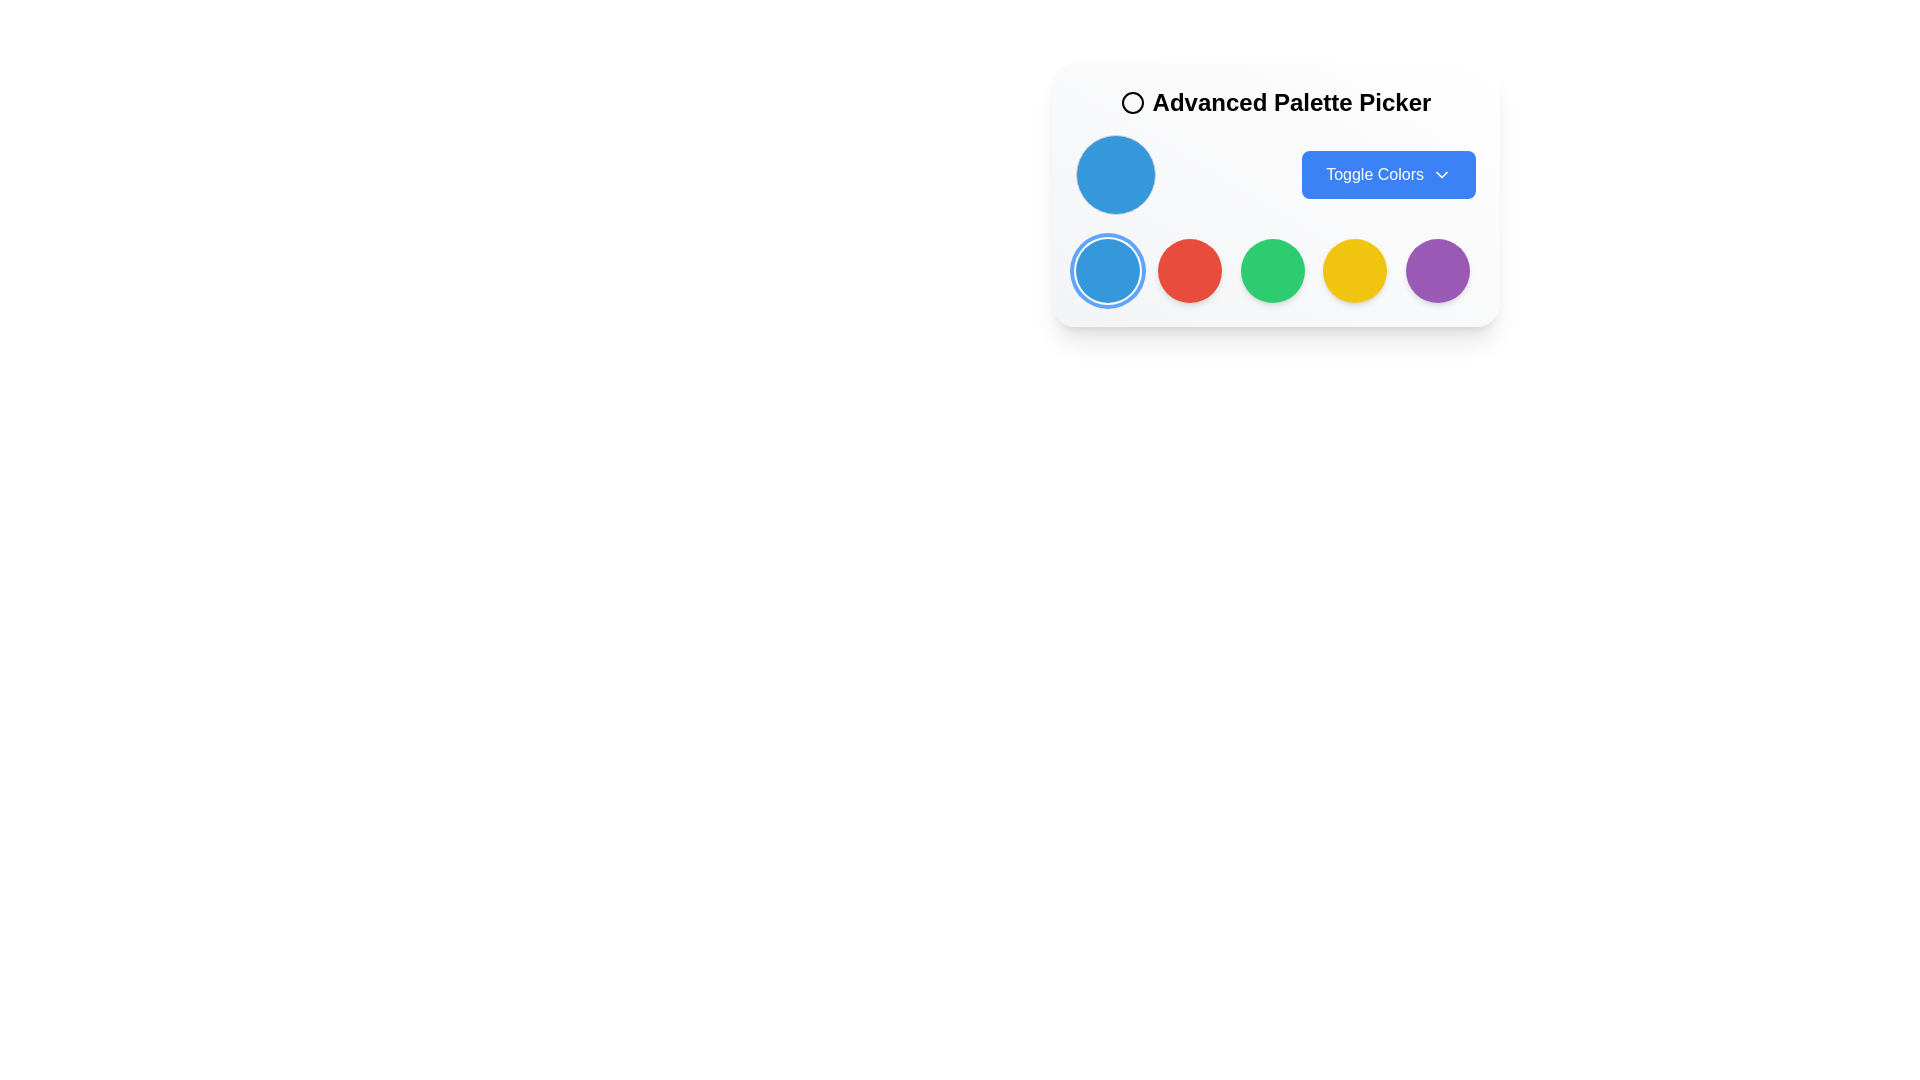  I want to click on the third solid green circular button, so click(1271, 270).